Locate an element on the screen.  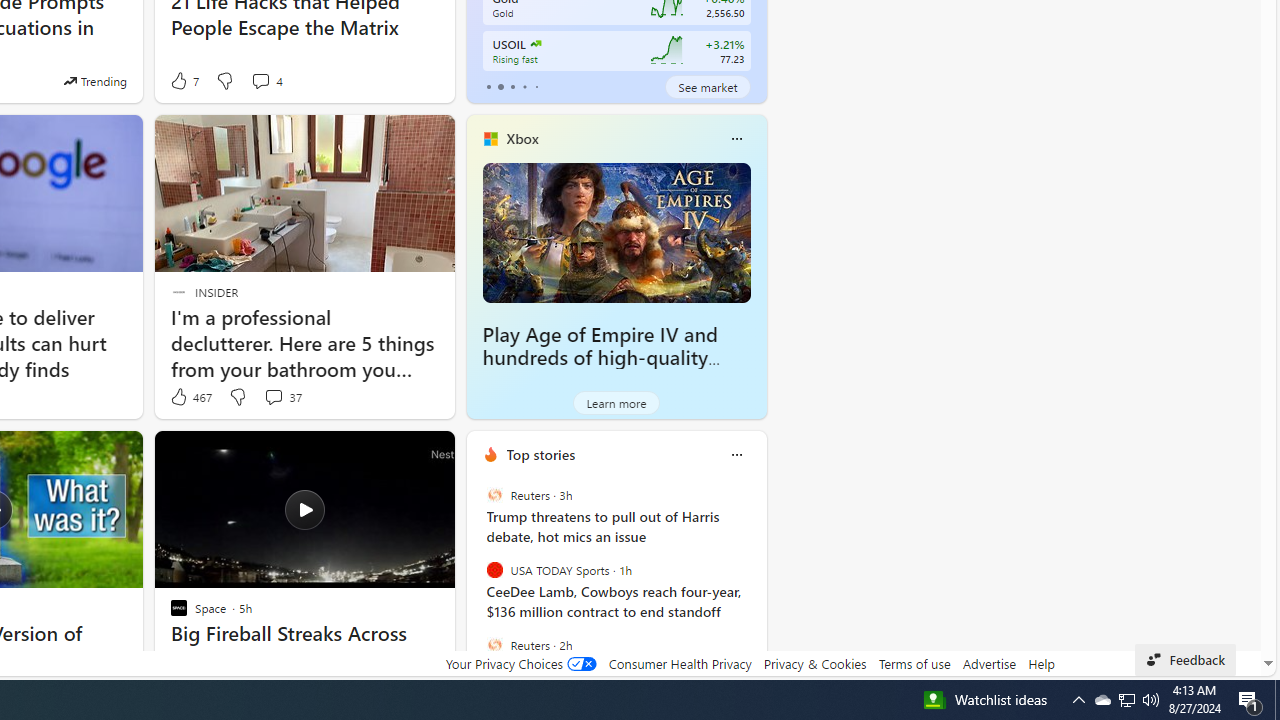
'Top stories' is located at coordinates (540, 454).